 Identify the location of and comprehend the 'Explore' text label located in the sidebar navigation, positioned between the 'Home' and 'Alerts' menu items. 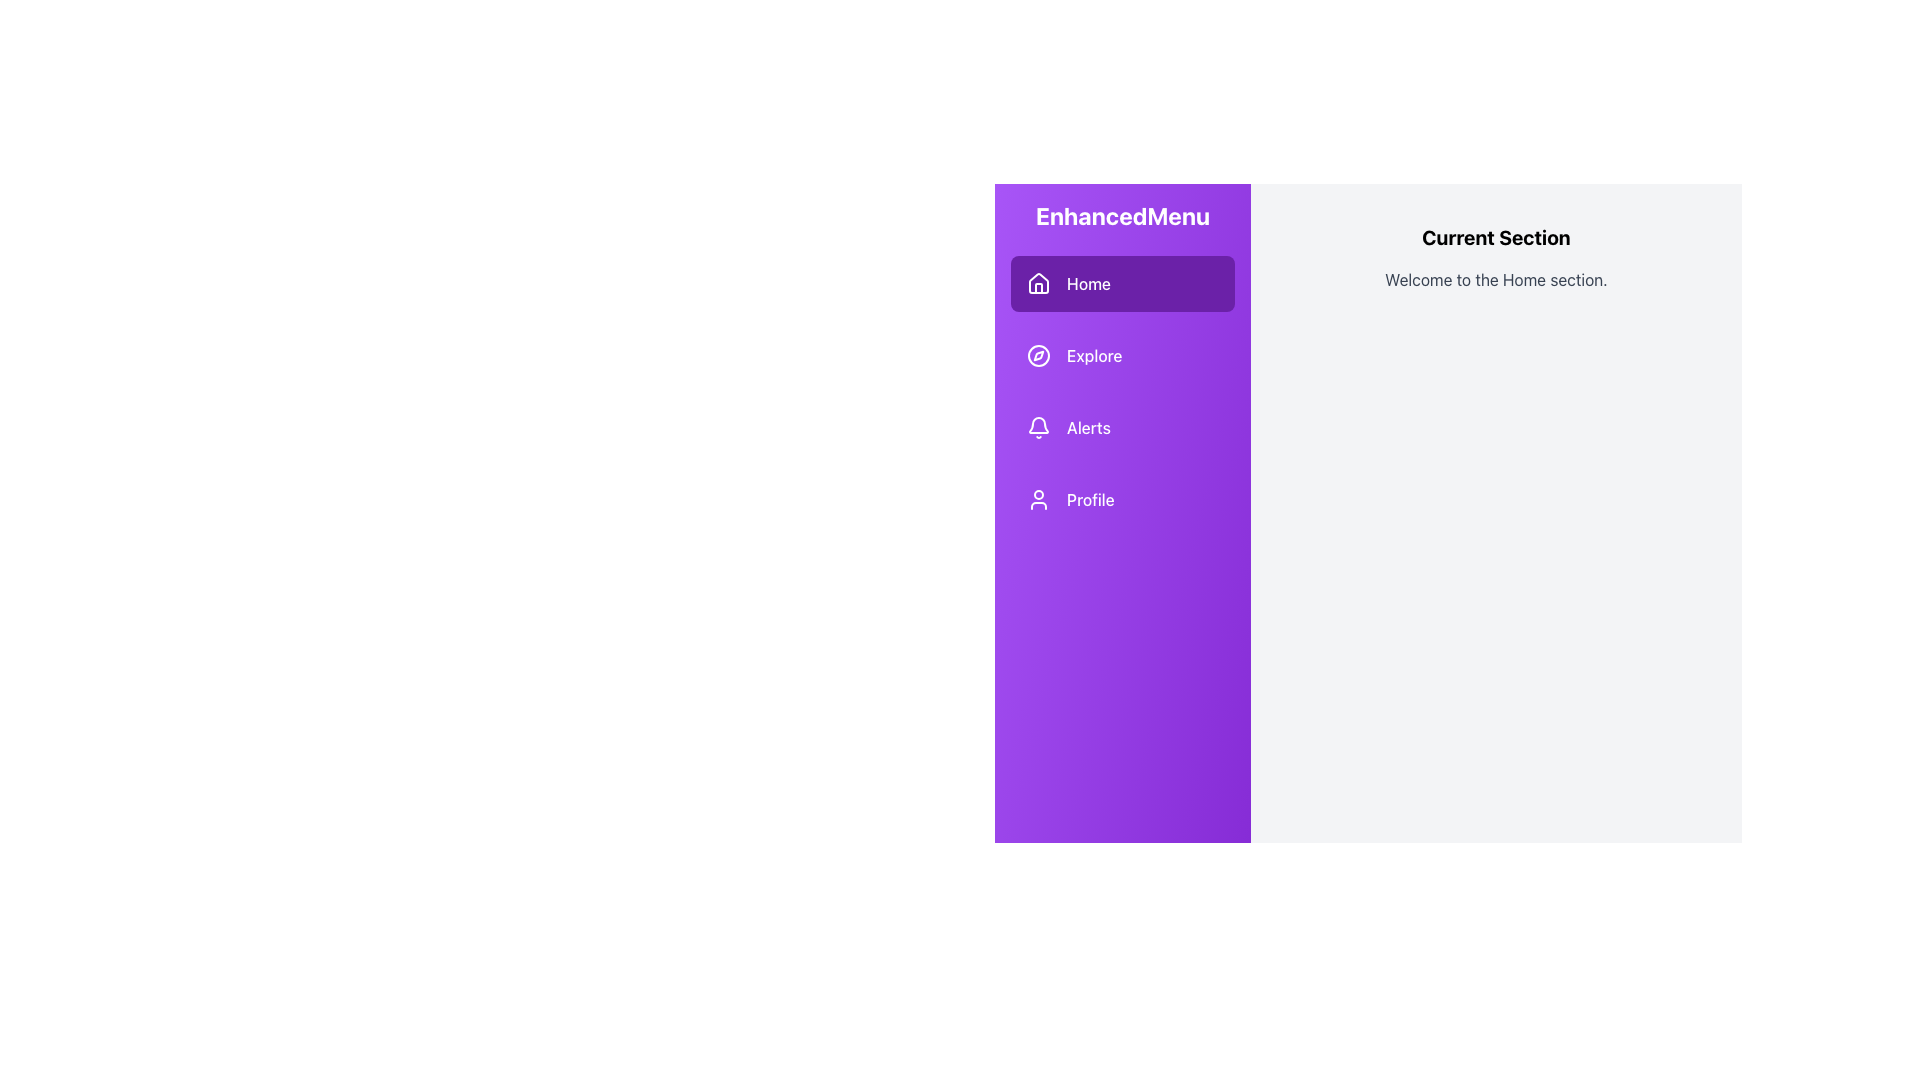
(1093, 354).